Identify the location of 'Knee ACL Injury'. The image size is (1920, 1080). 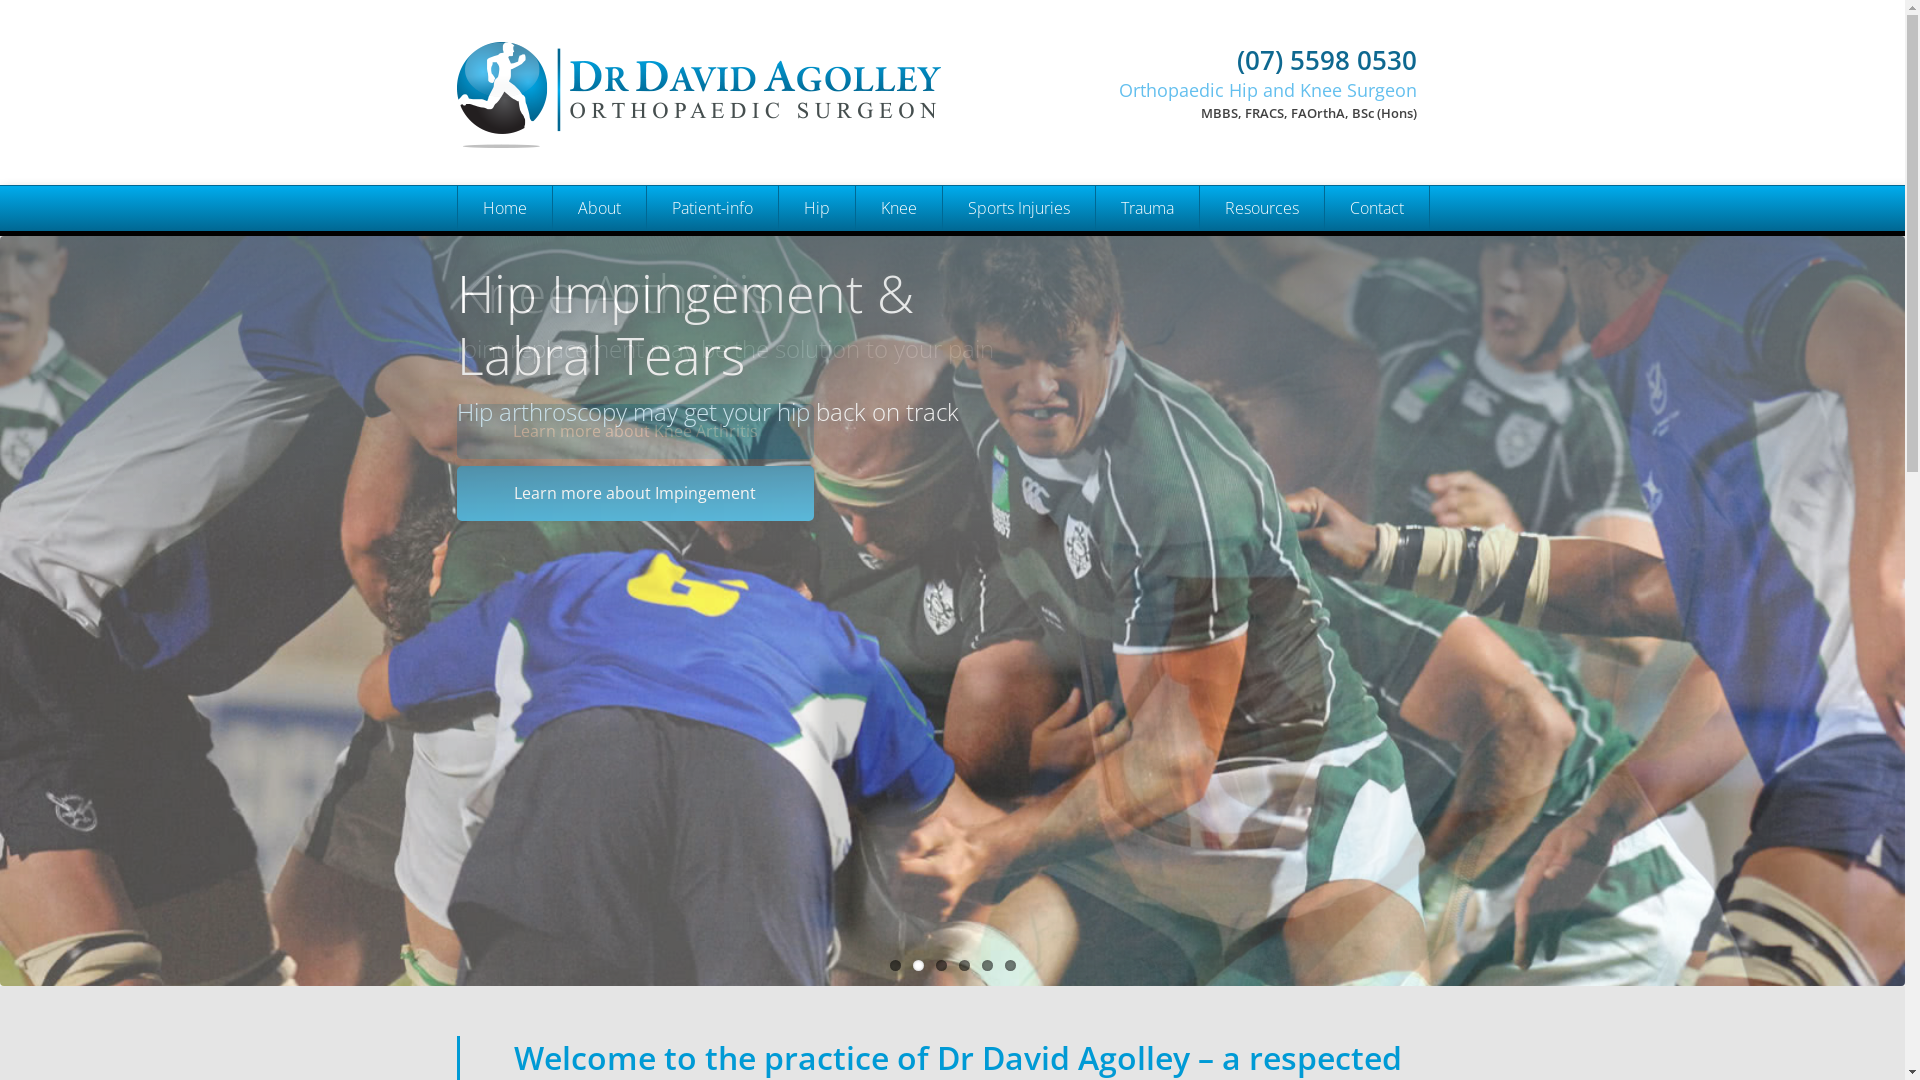
(1018, 432).